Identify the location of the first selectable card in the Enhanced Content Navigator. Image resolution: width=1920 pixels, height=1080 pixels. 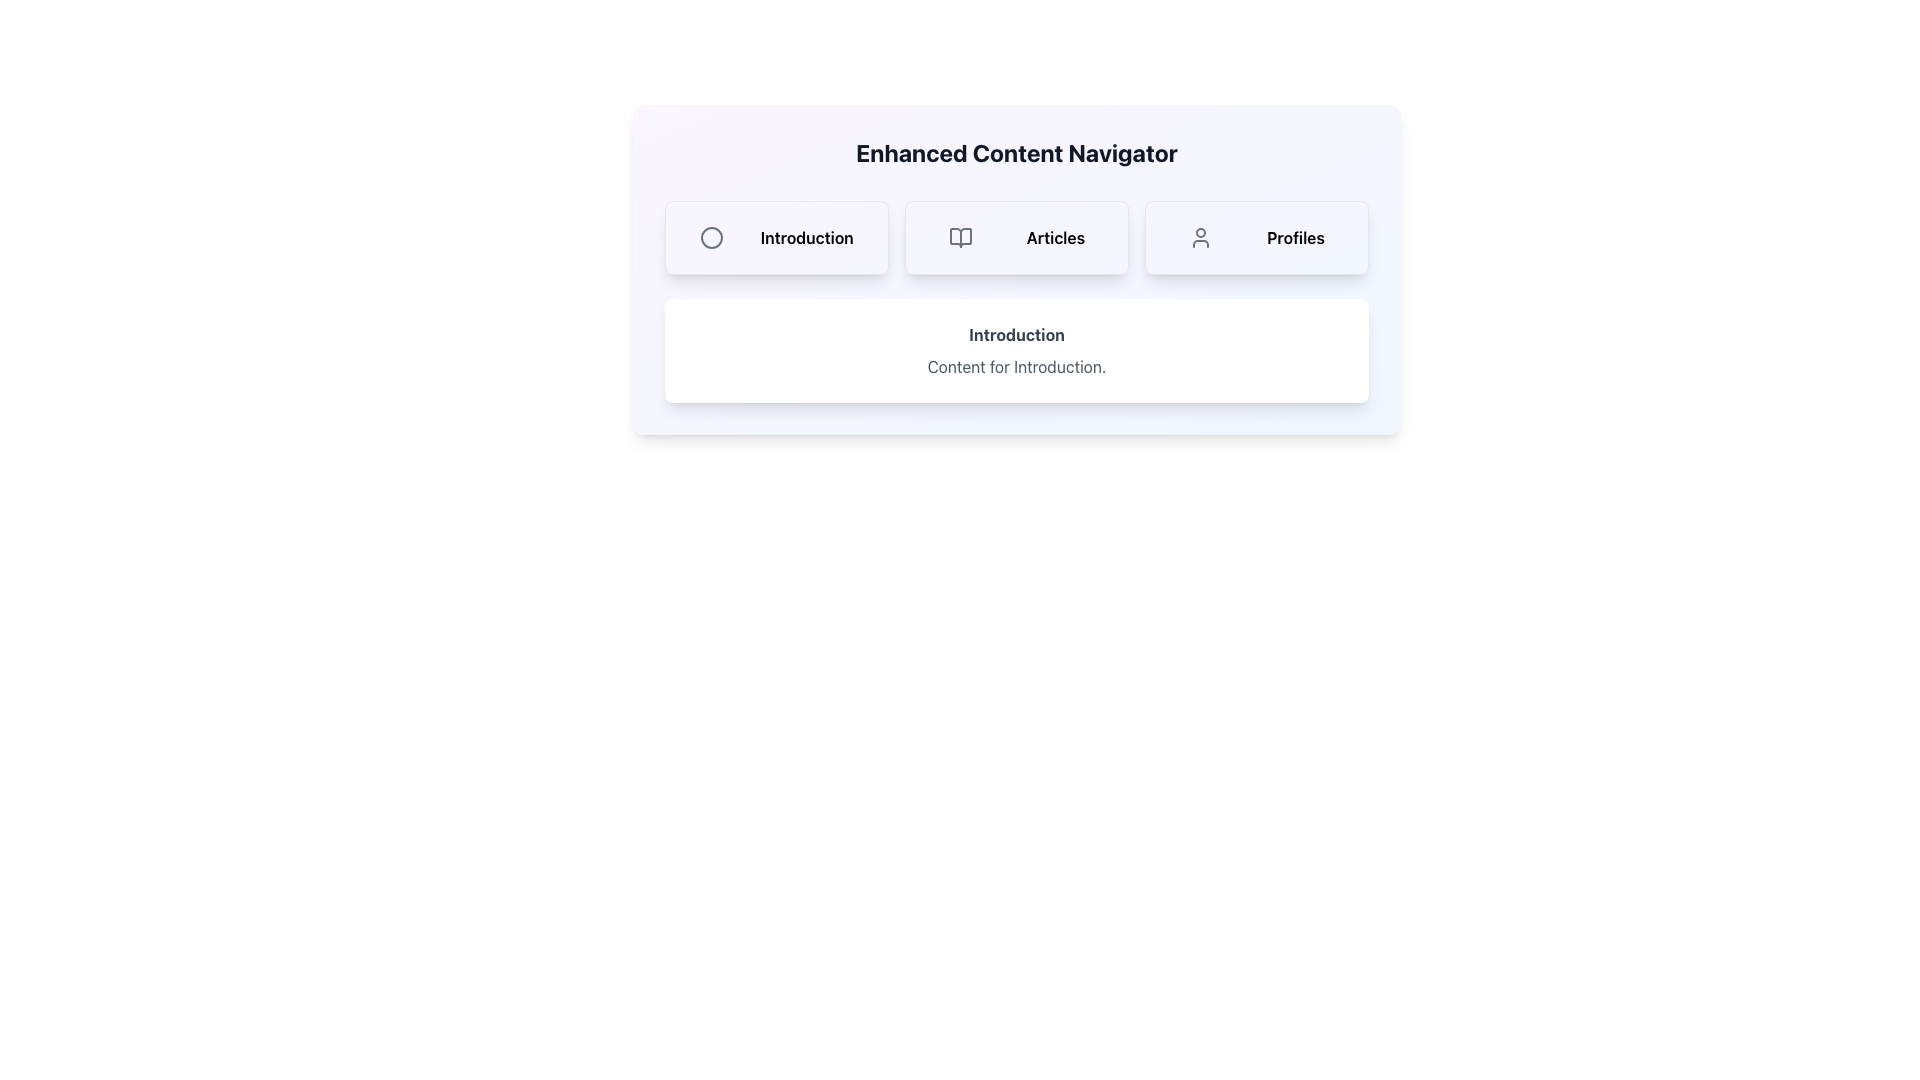
(776, 237).